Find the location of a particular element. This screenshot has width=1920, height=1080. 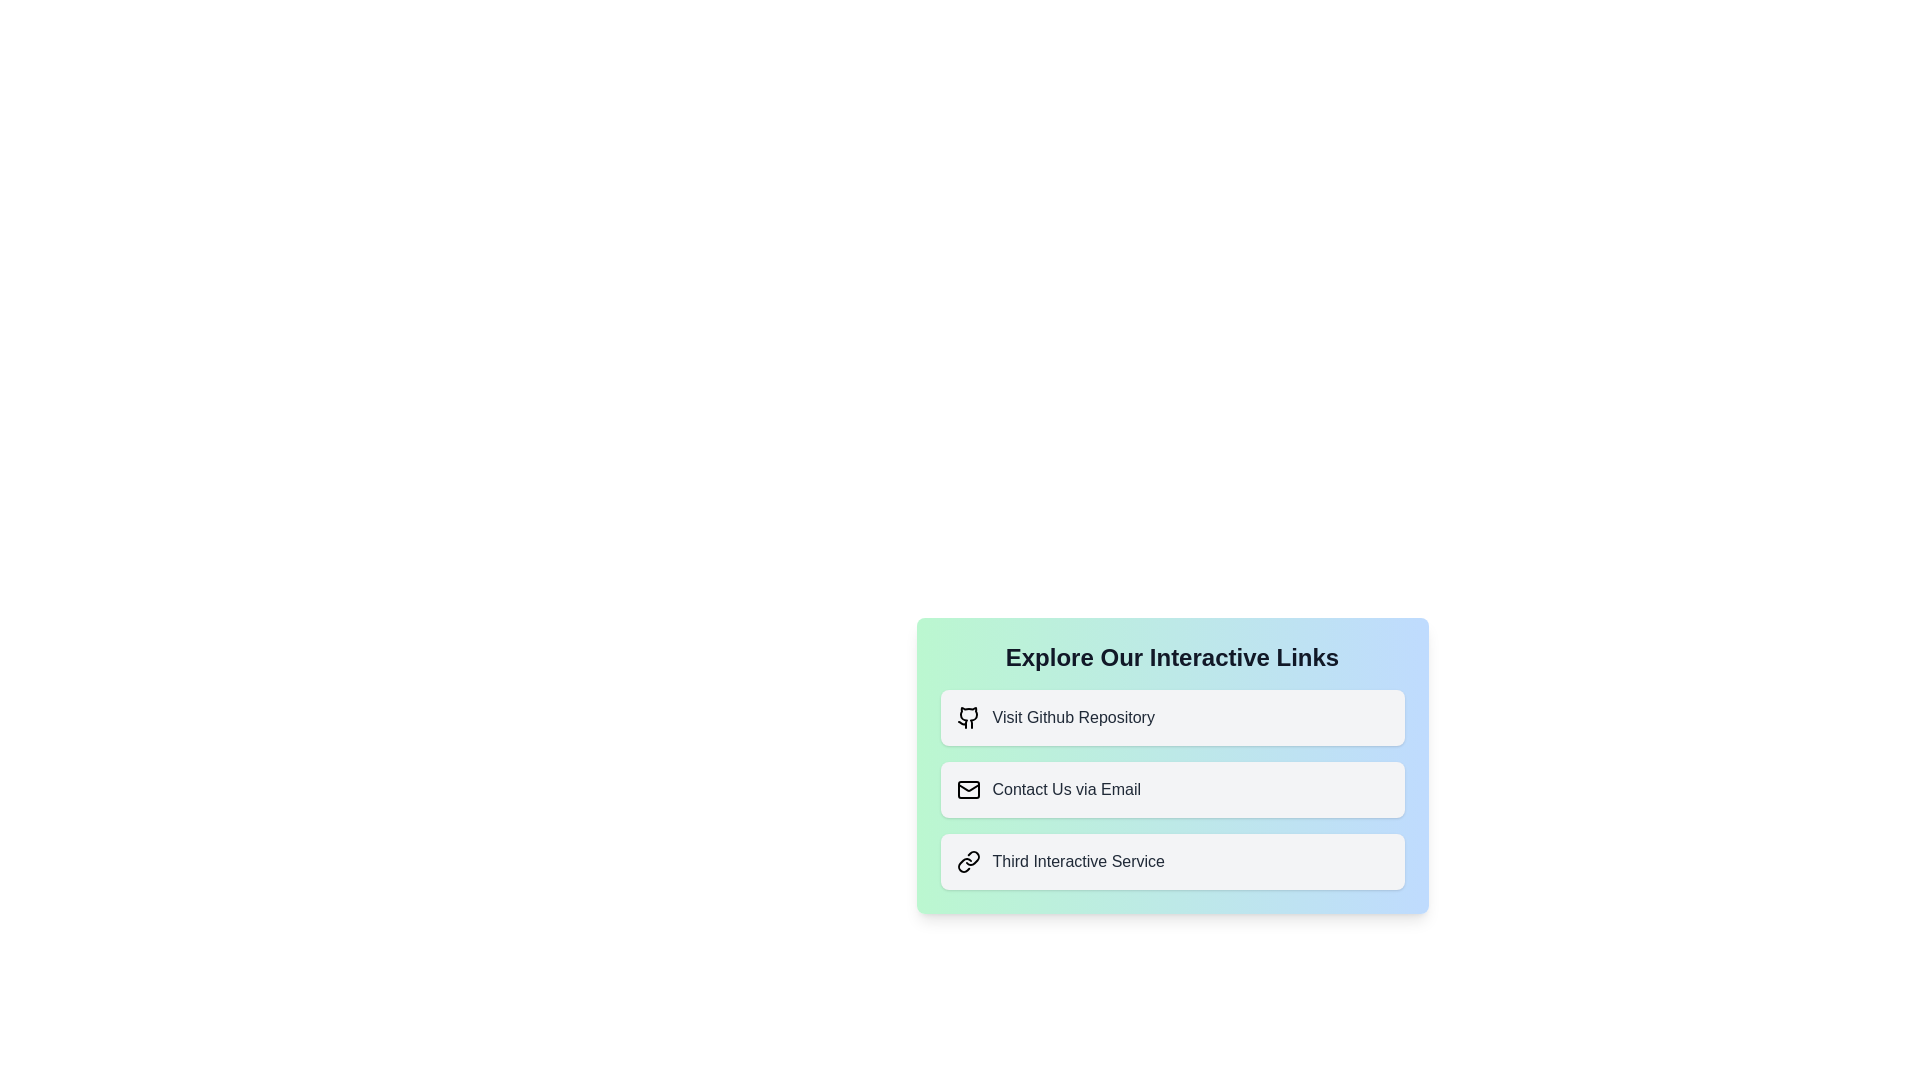

the email contact icon located at the leftmost portion of the second row of interactive links, which represents the action of contacting via email is located at coordinates (968, 789).